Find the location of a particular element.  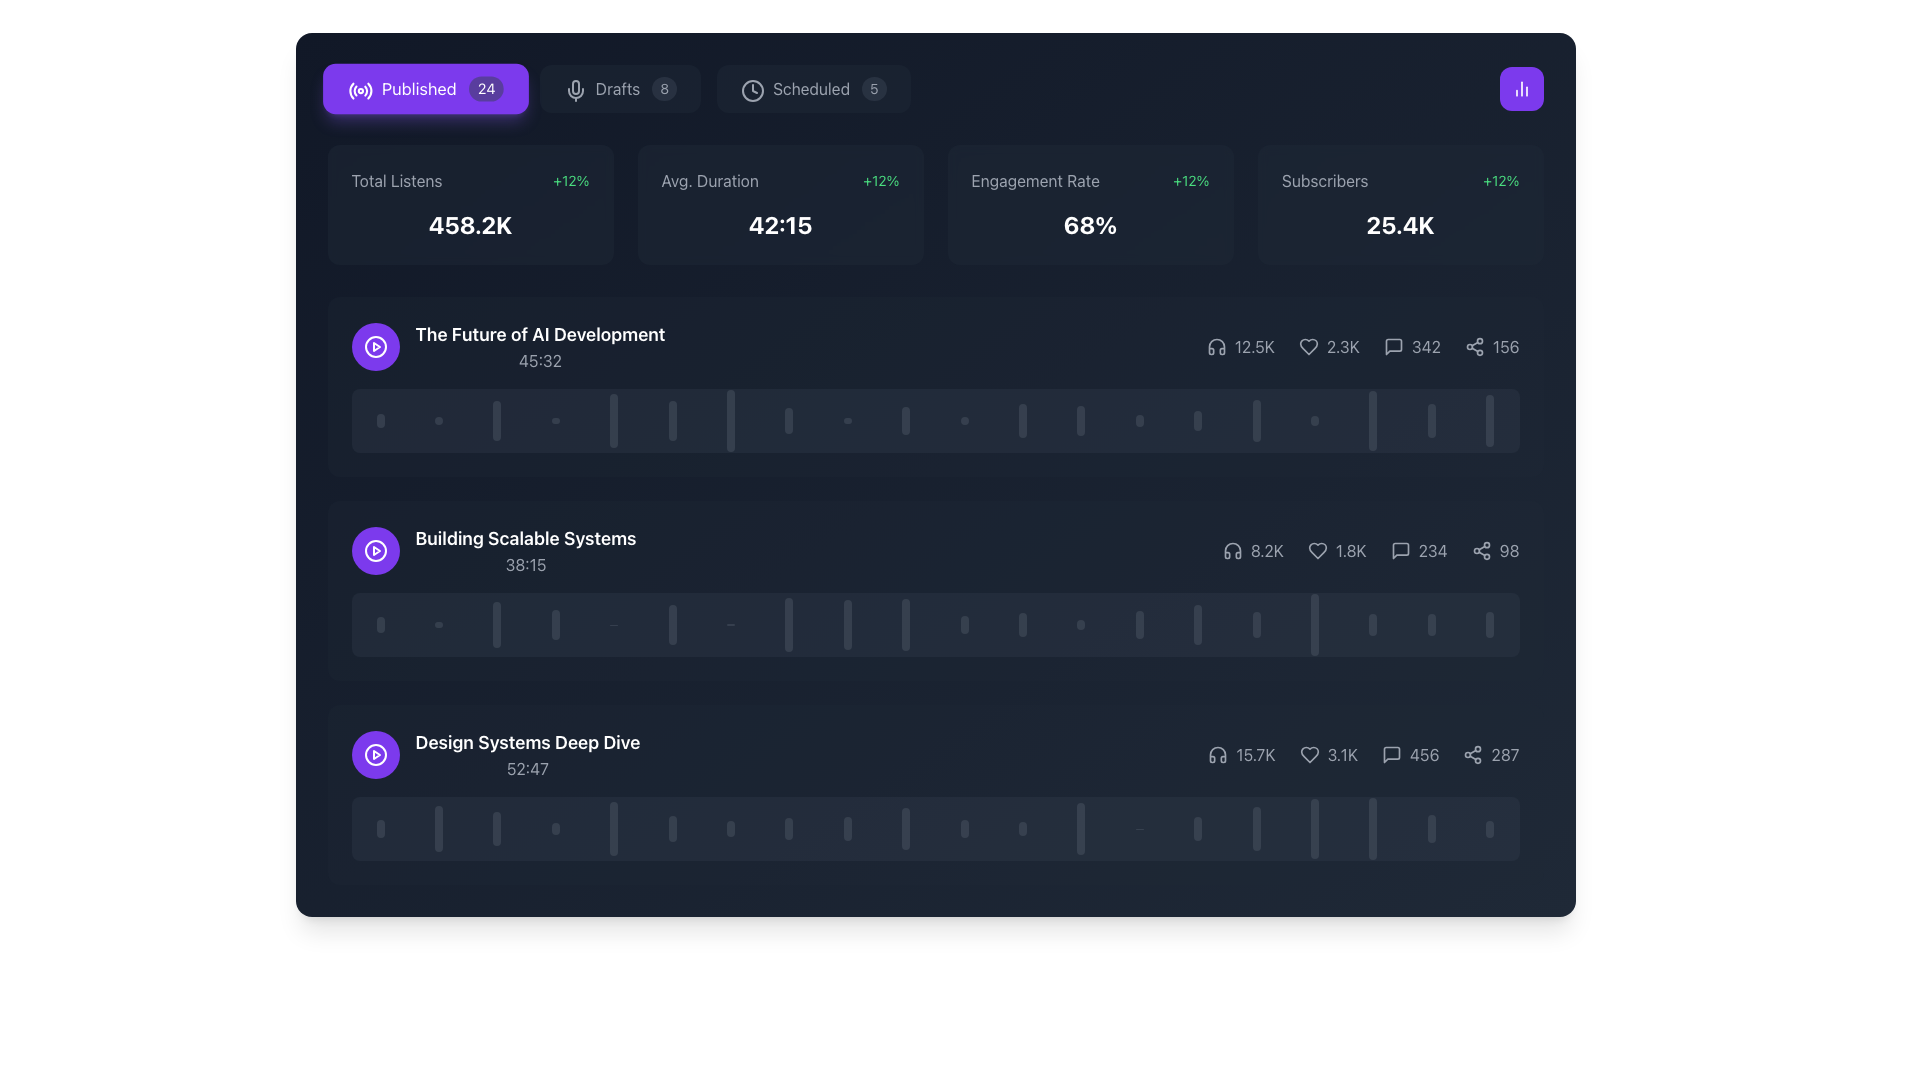

the Information card displaying the engagement rate metric, which is the third card in a horizontal grid layout of four items is located at coordinates (1089, 204).